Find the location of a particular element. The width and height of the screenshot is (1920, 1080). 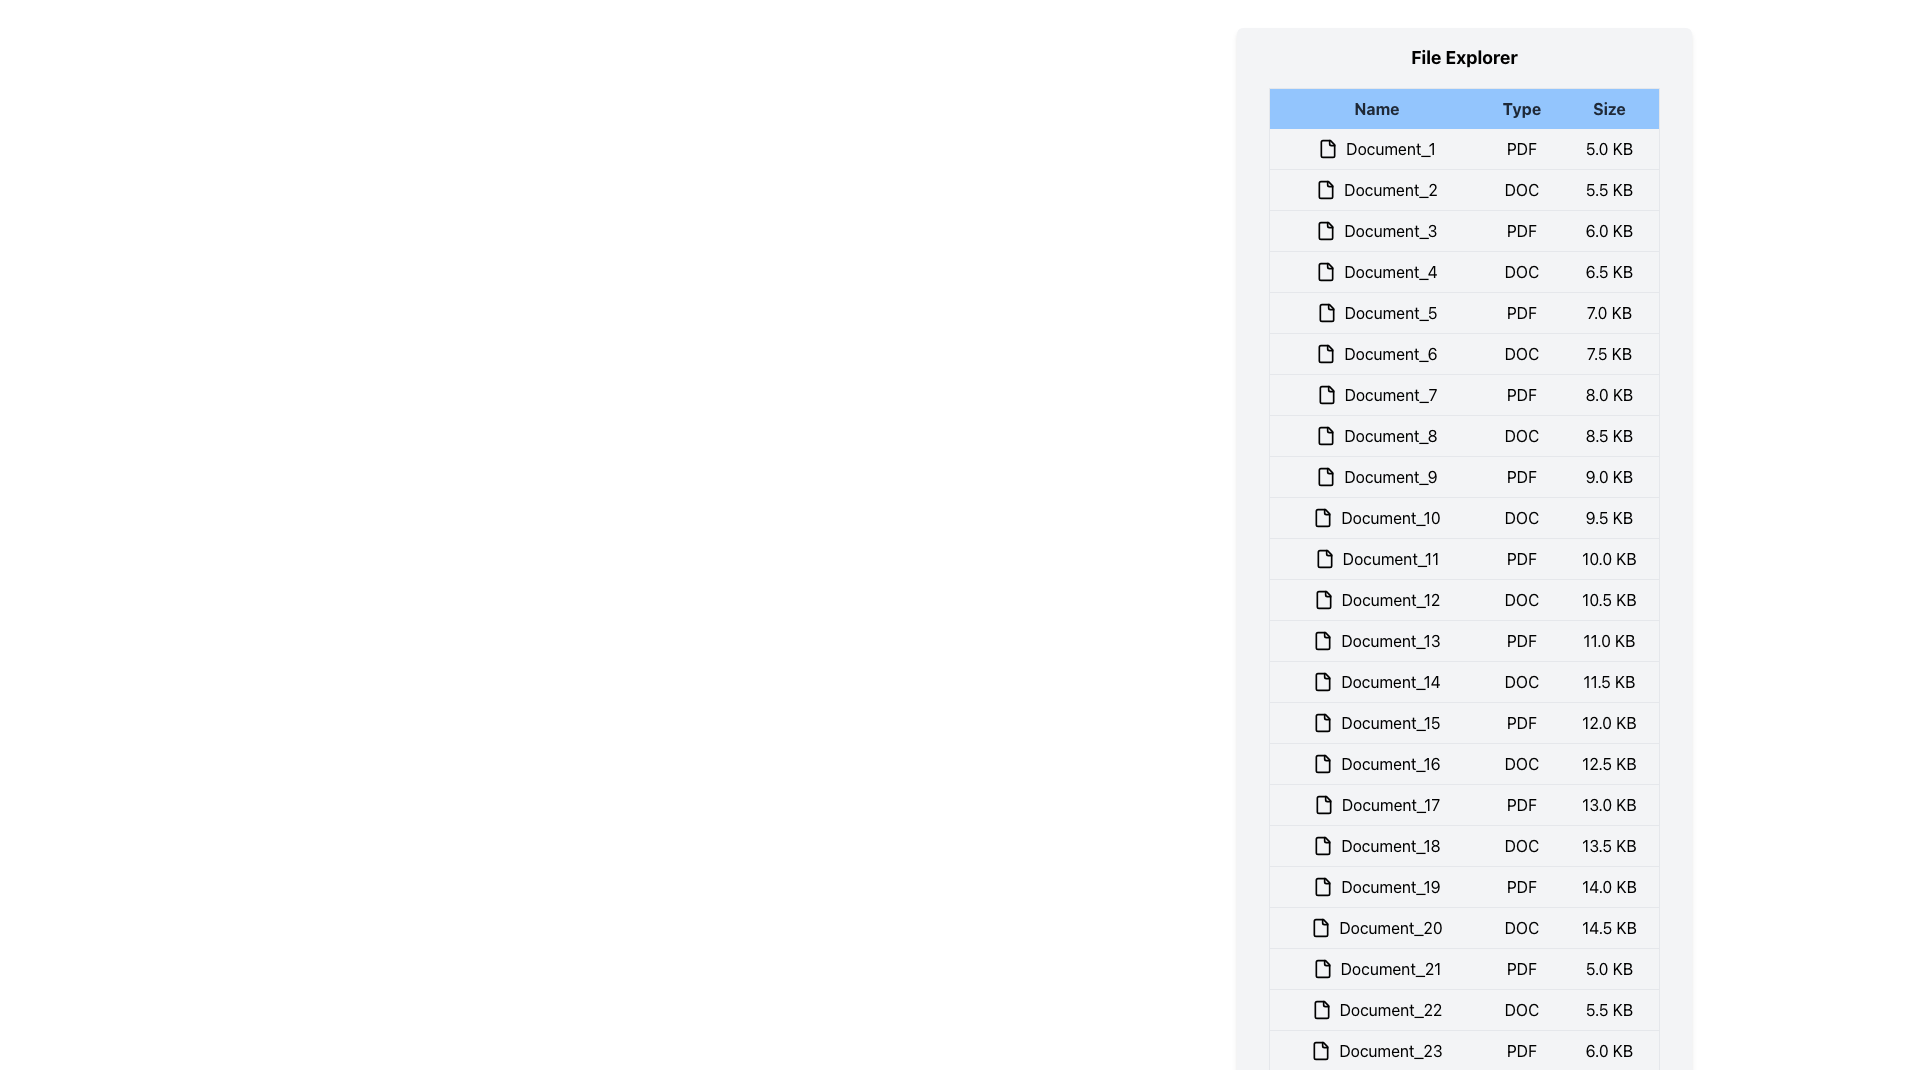

the graphical icon representing a document file located at the beginning of the 10th row of the file explorer list, which is styled in black and resembles a document file is located at coordinates (1323, 516).